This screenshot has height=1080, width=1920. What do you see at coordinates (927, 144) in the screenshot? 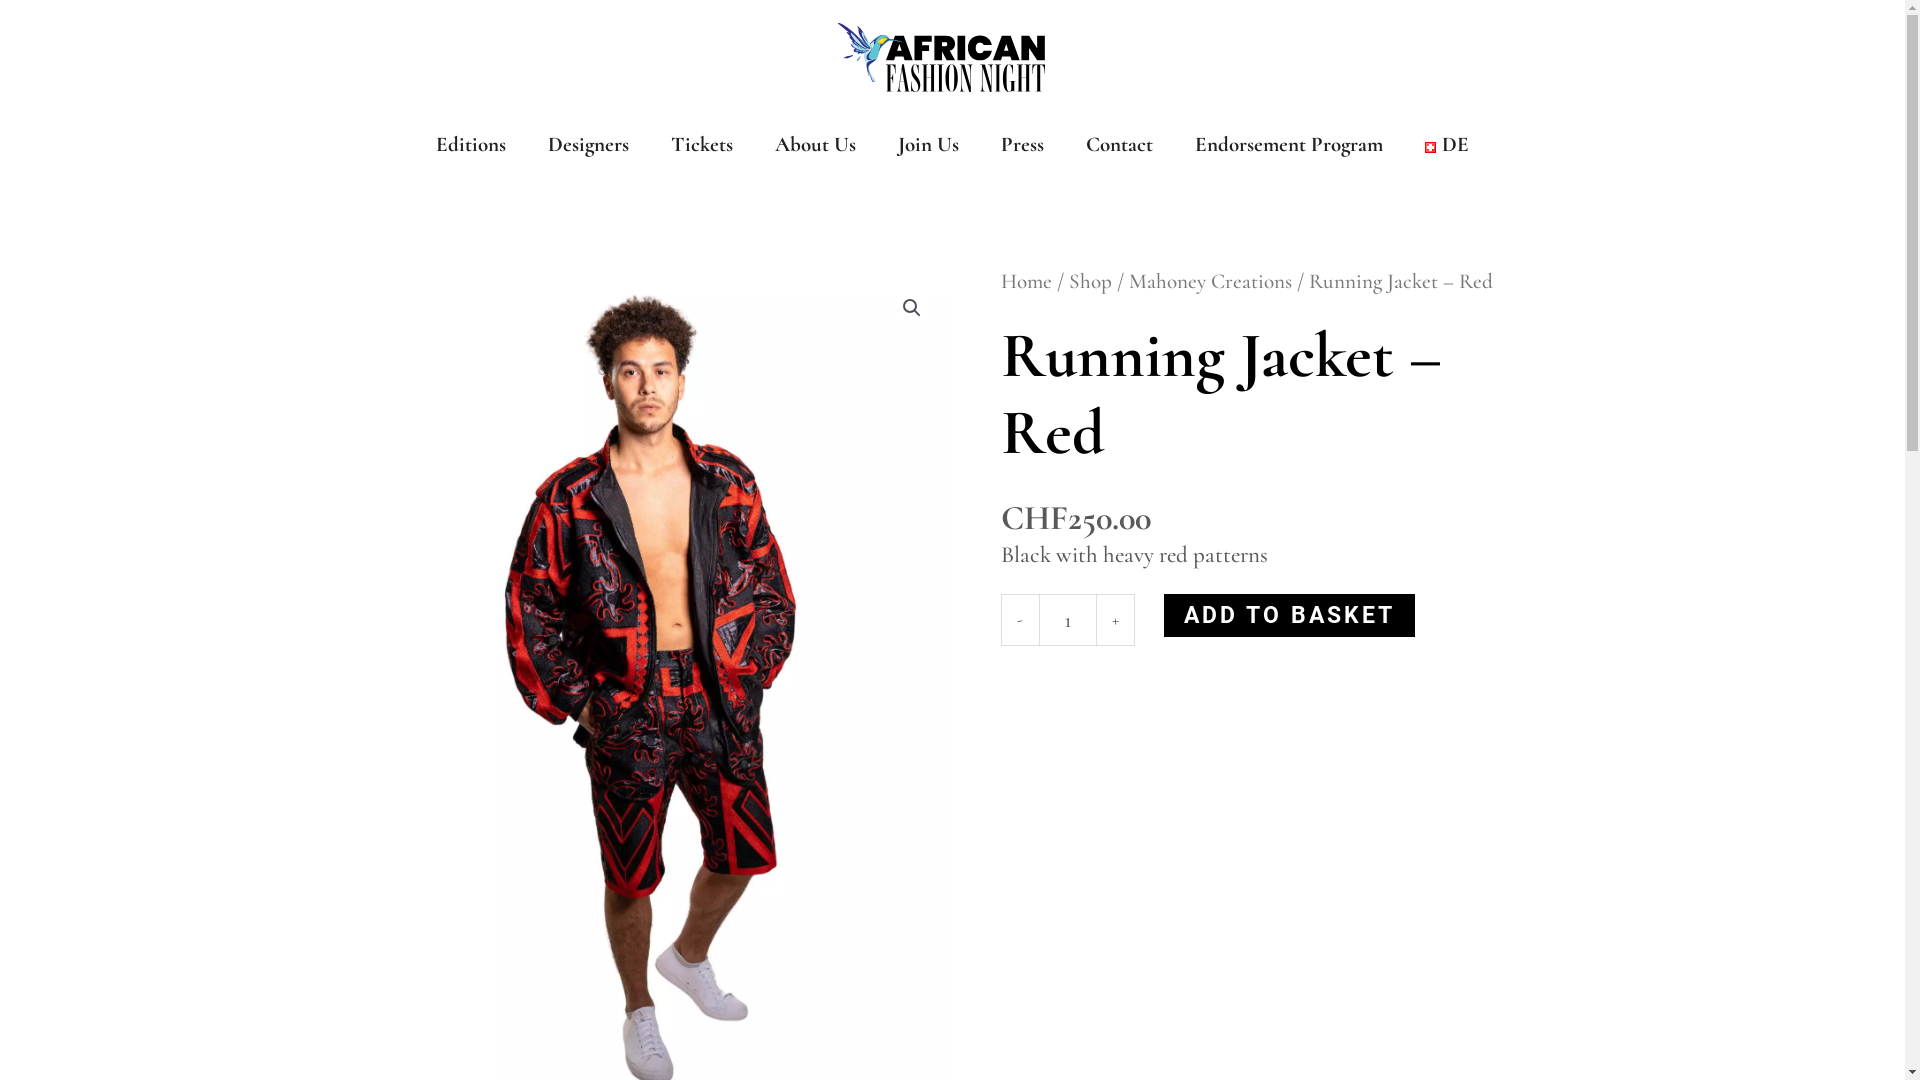
I see `'Join Us'` at bounding box center [927, 144].